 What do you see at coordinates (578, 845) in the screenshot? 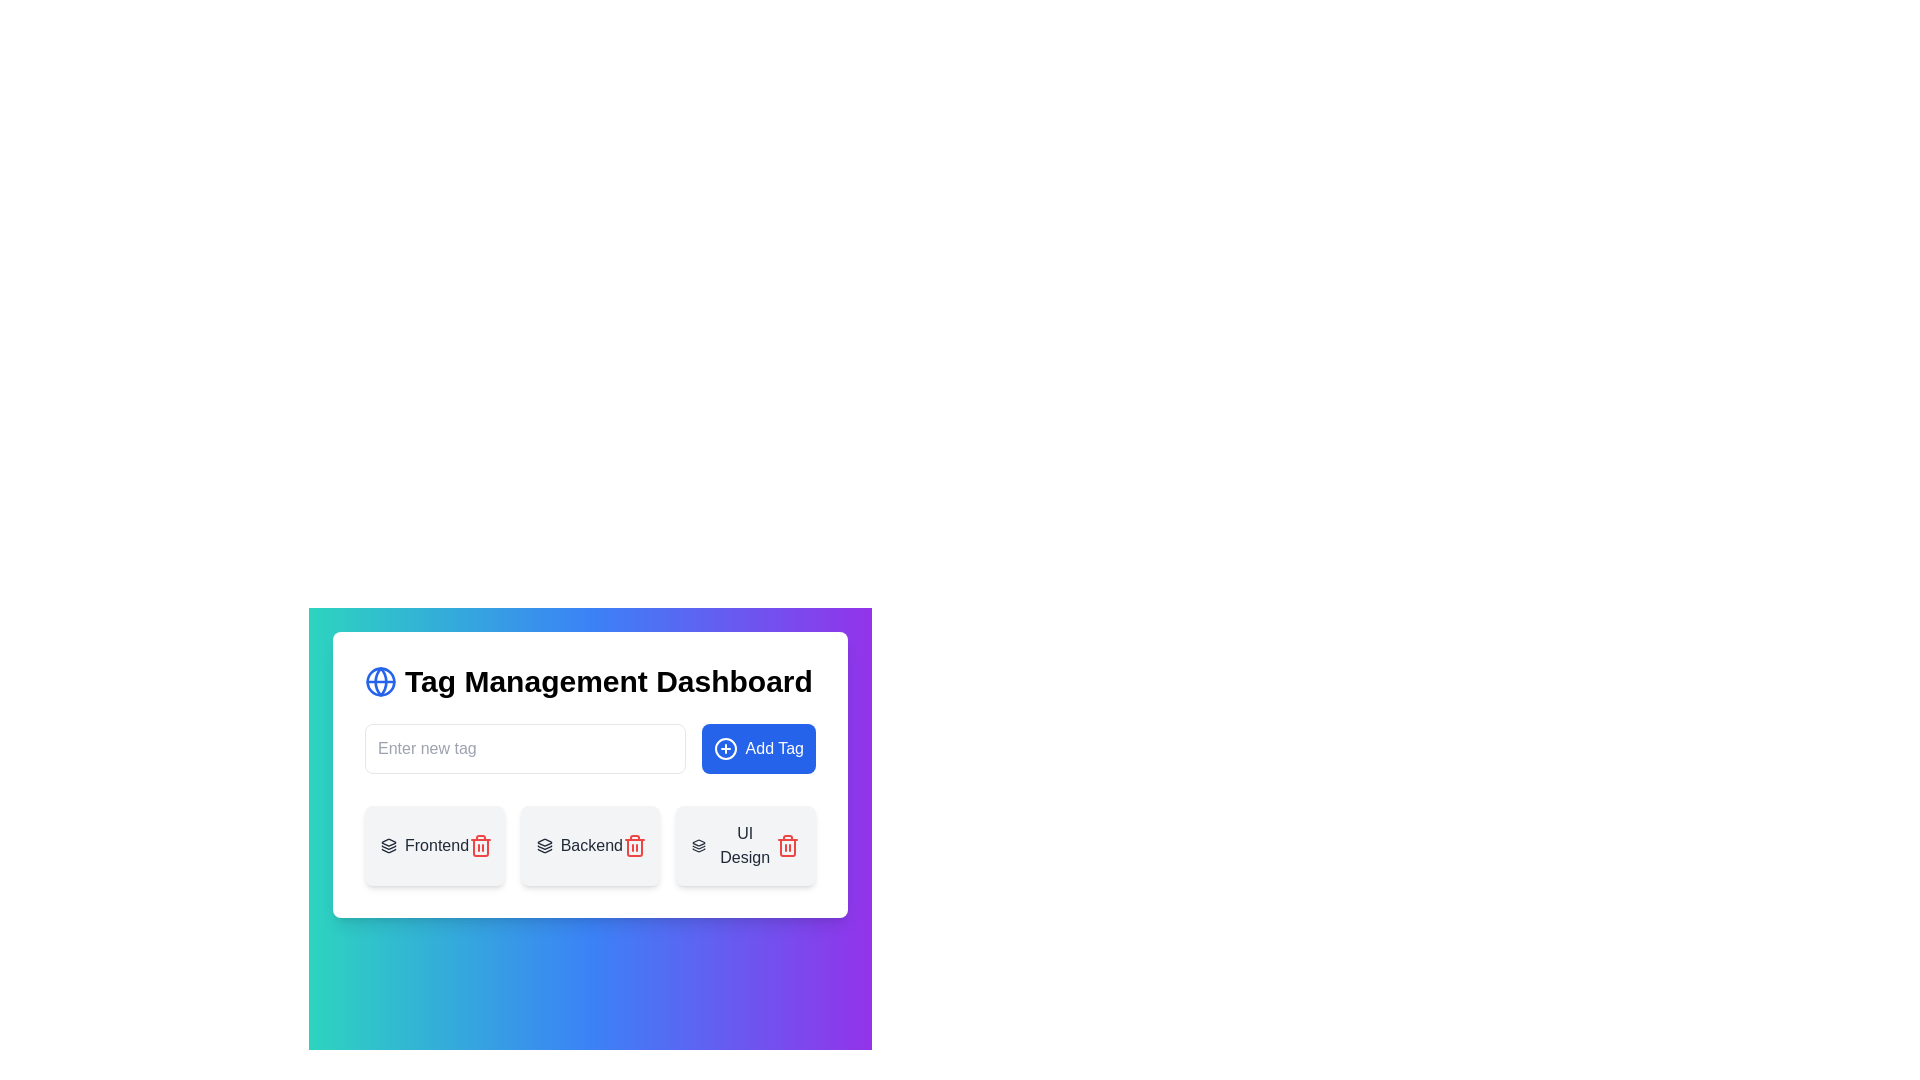
I see `the 'Backend' tag label, which is styled in dark gray with an icon of stacked layers to its left, located in the second position among sibling tags in the content section of the dashboard` at bounding box center [578, 845].